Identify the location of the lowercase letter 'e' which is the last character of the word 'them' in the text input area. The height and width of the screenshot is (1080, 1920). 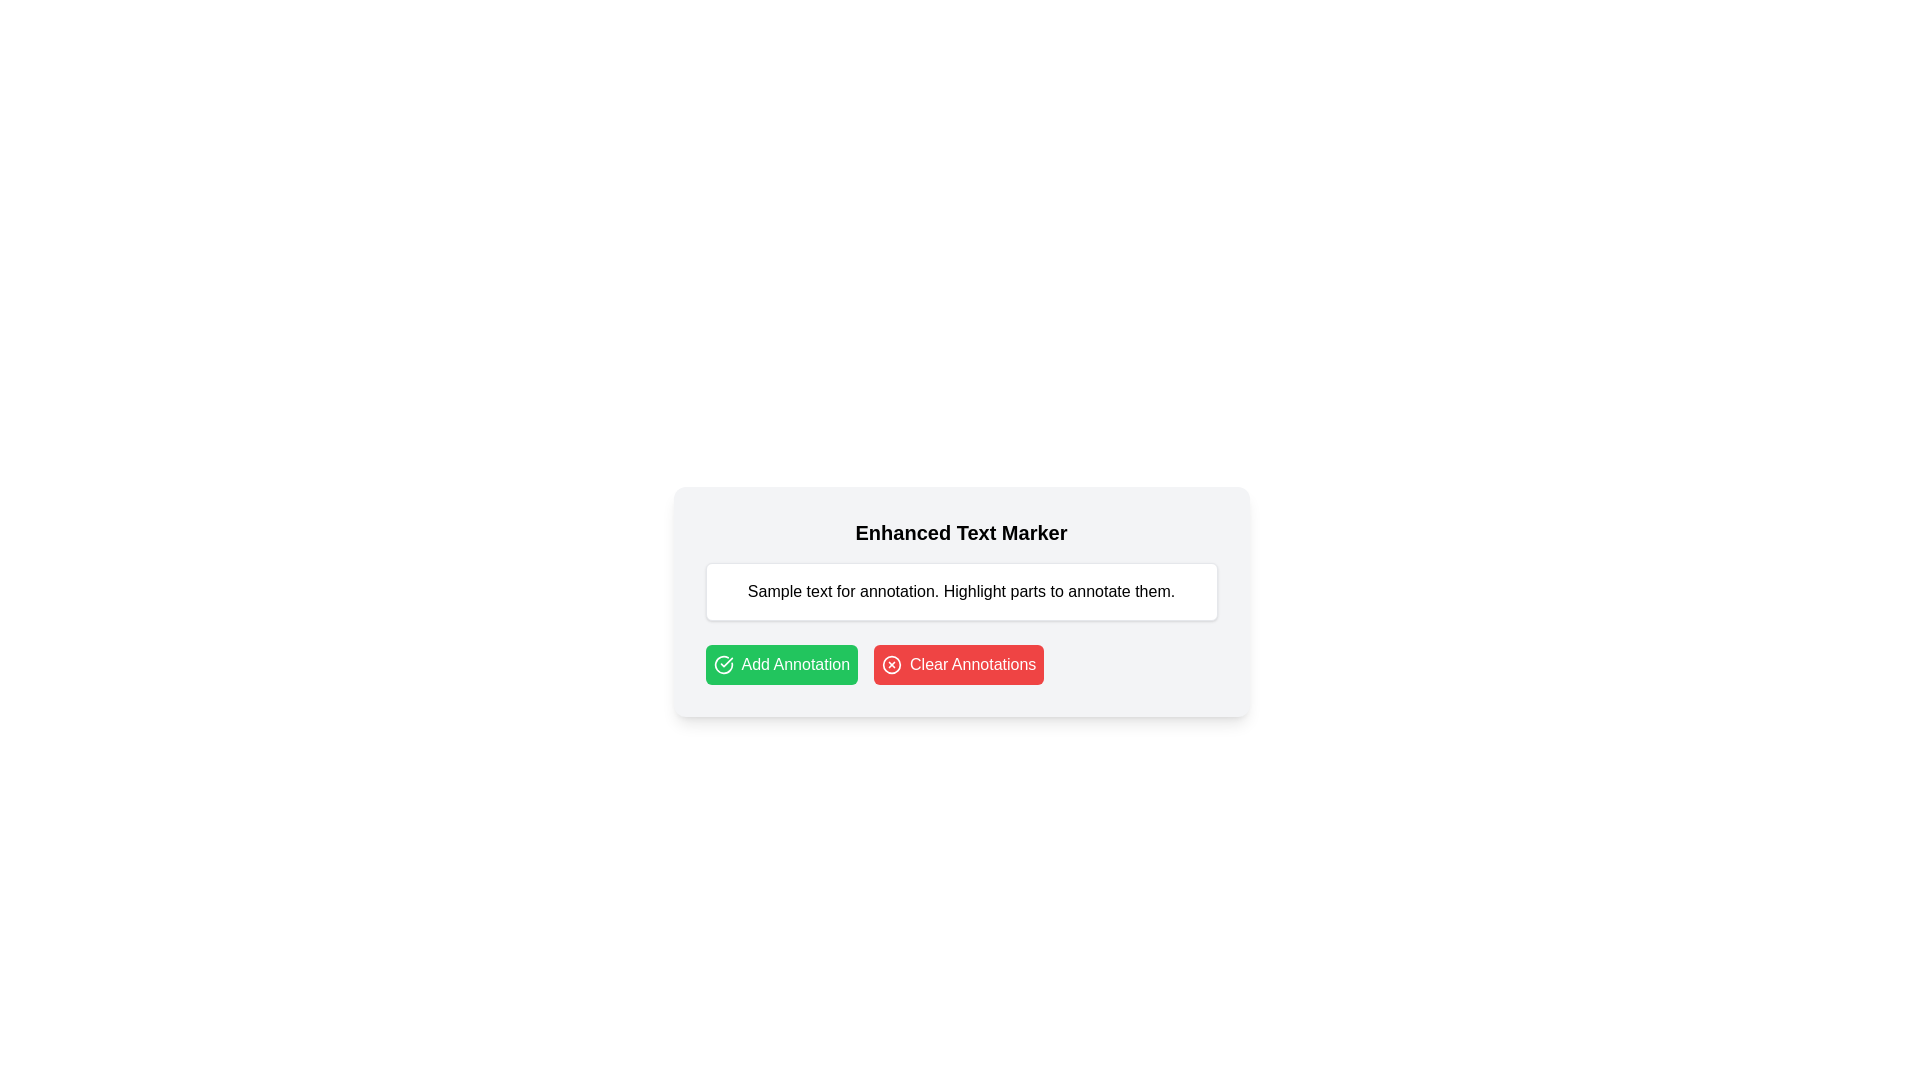
(1152, 590).